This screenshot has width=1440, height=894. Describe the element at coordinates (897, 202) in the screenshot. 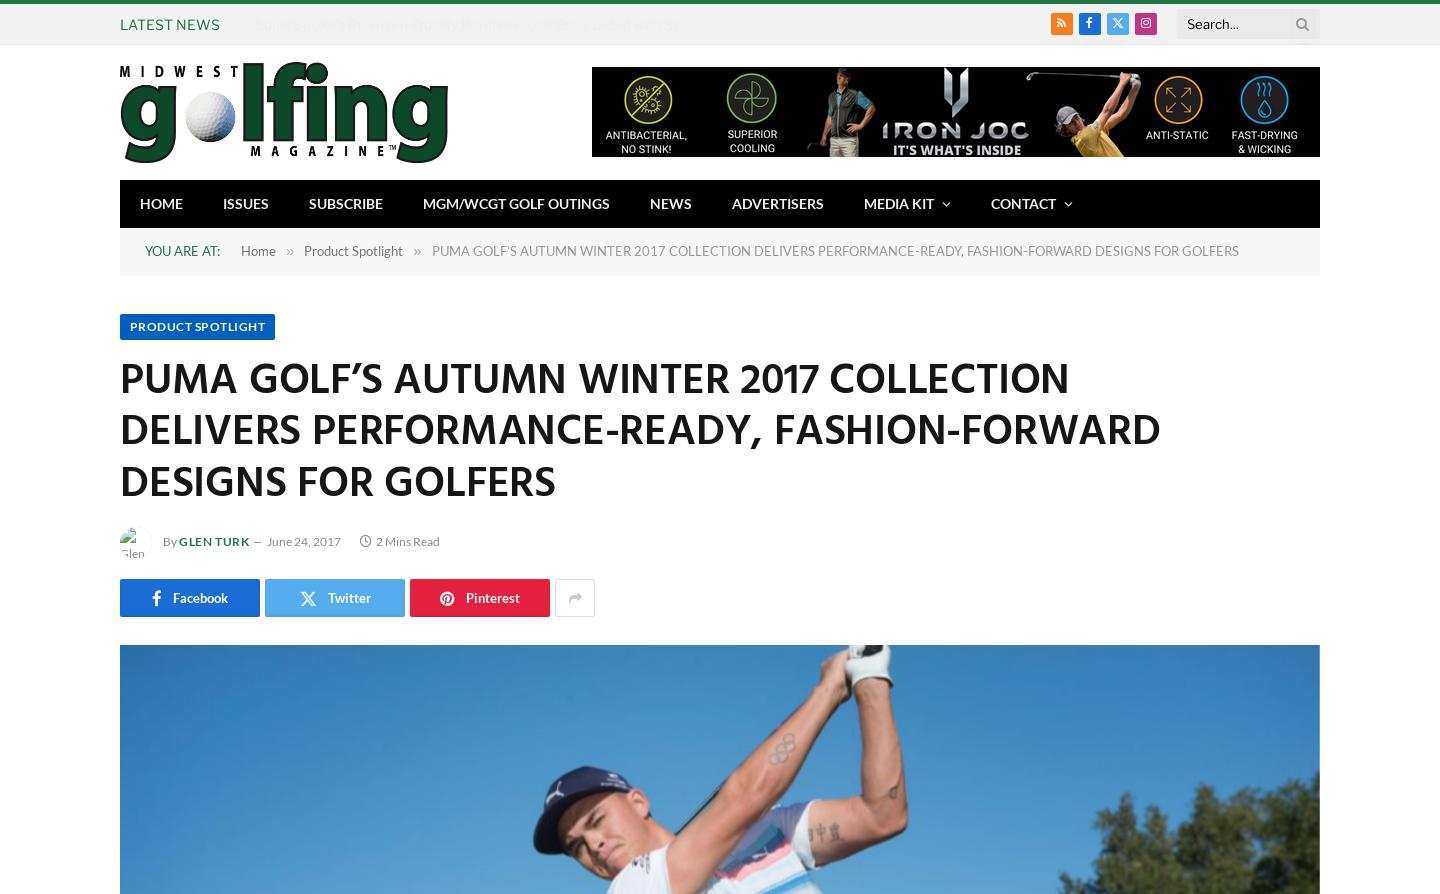

I see `'Media Kit'` at that location.